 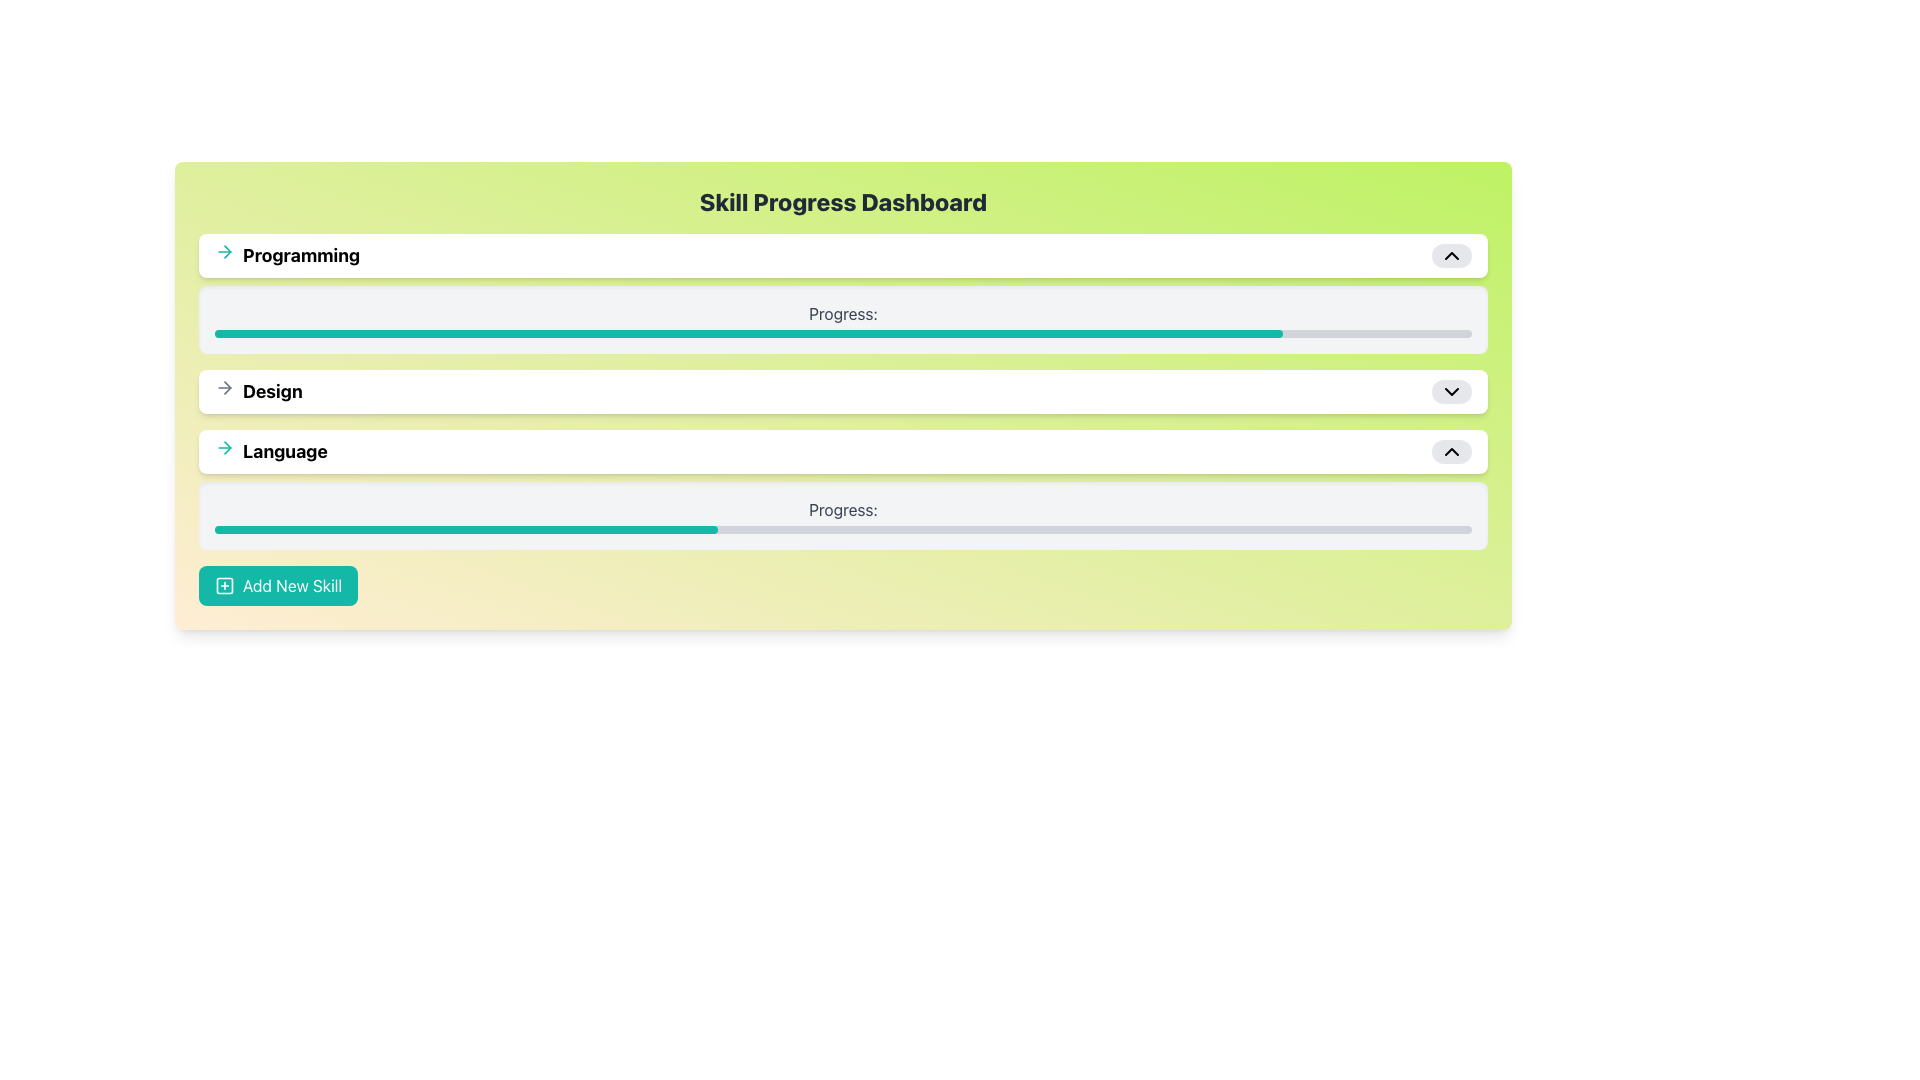 I want to click on text label indicating the category 'Programming' located in the upper-left portion of the green section card, which is the first entry in a vertical list, so click(x=300, y=254).